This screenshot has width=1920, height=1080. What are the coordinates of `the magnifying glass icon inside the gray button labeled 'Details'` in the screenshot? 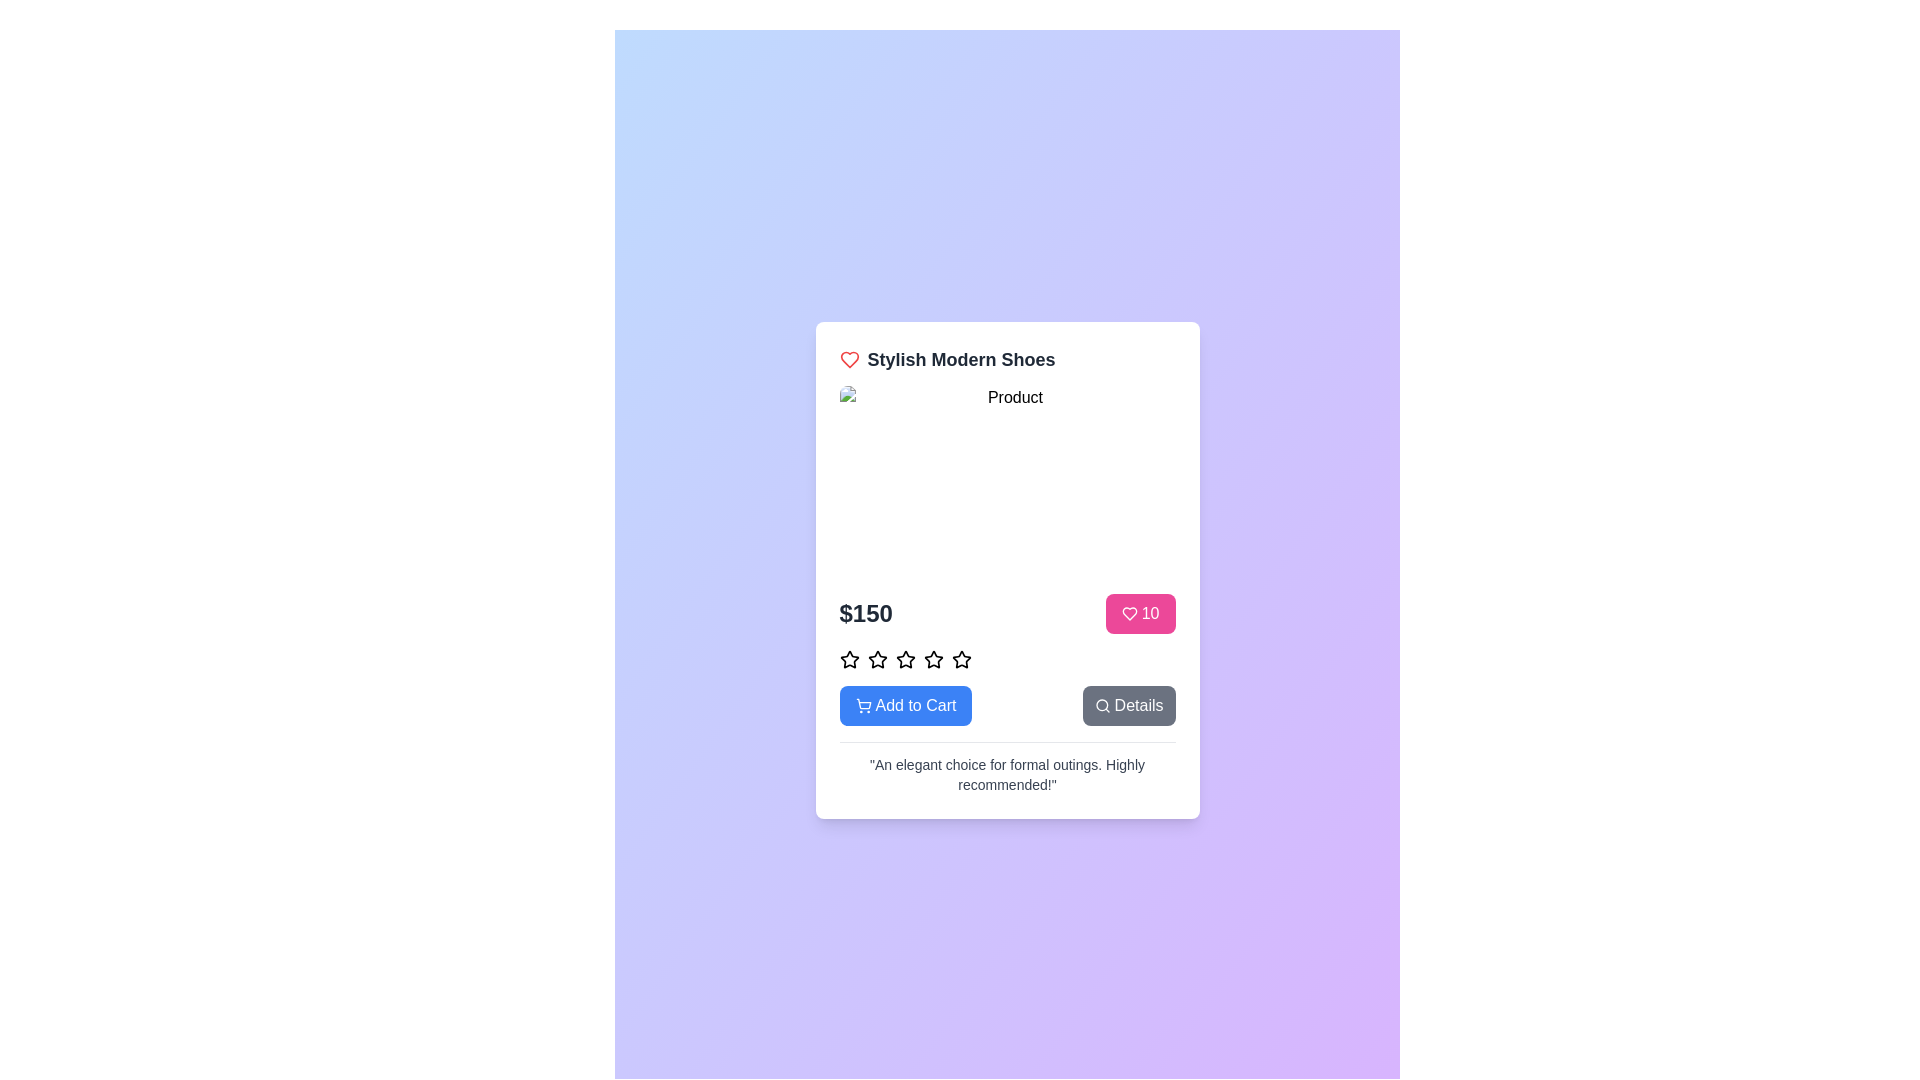 It's located at (1101, 704).